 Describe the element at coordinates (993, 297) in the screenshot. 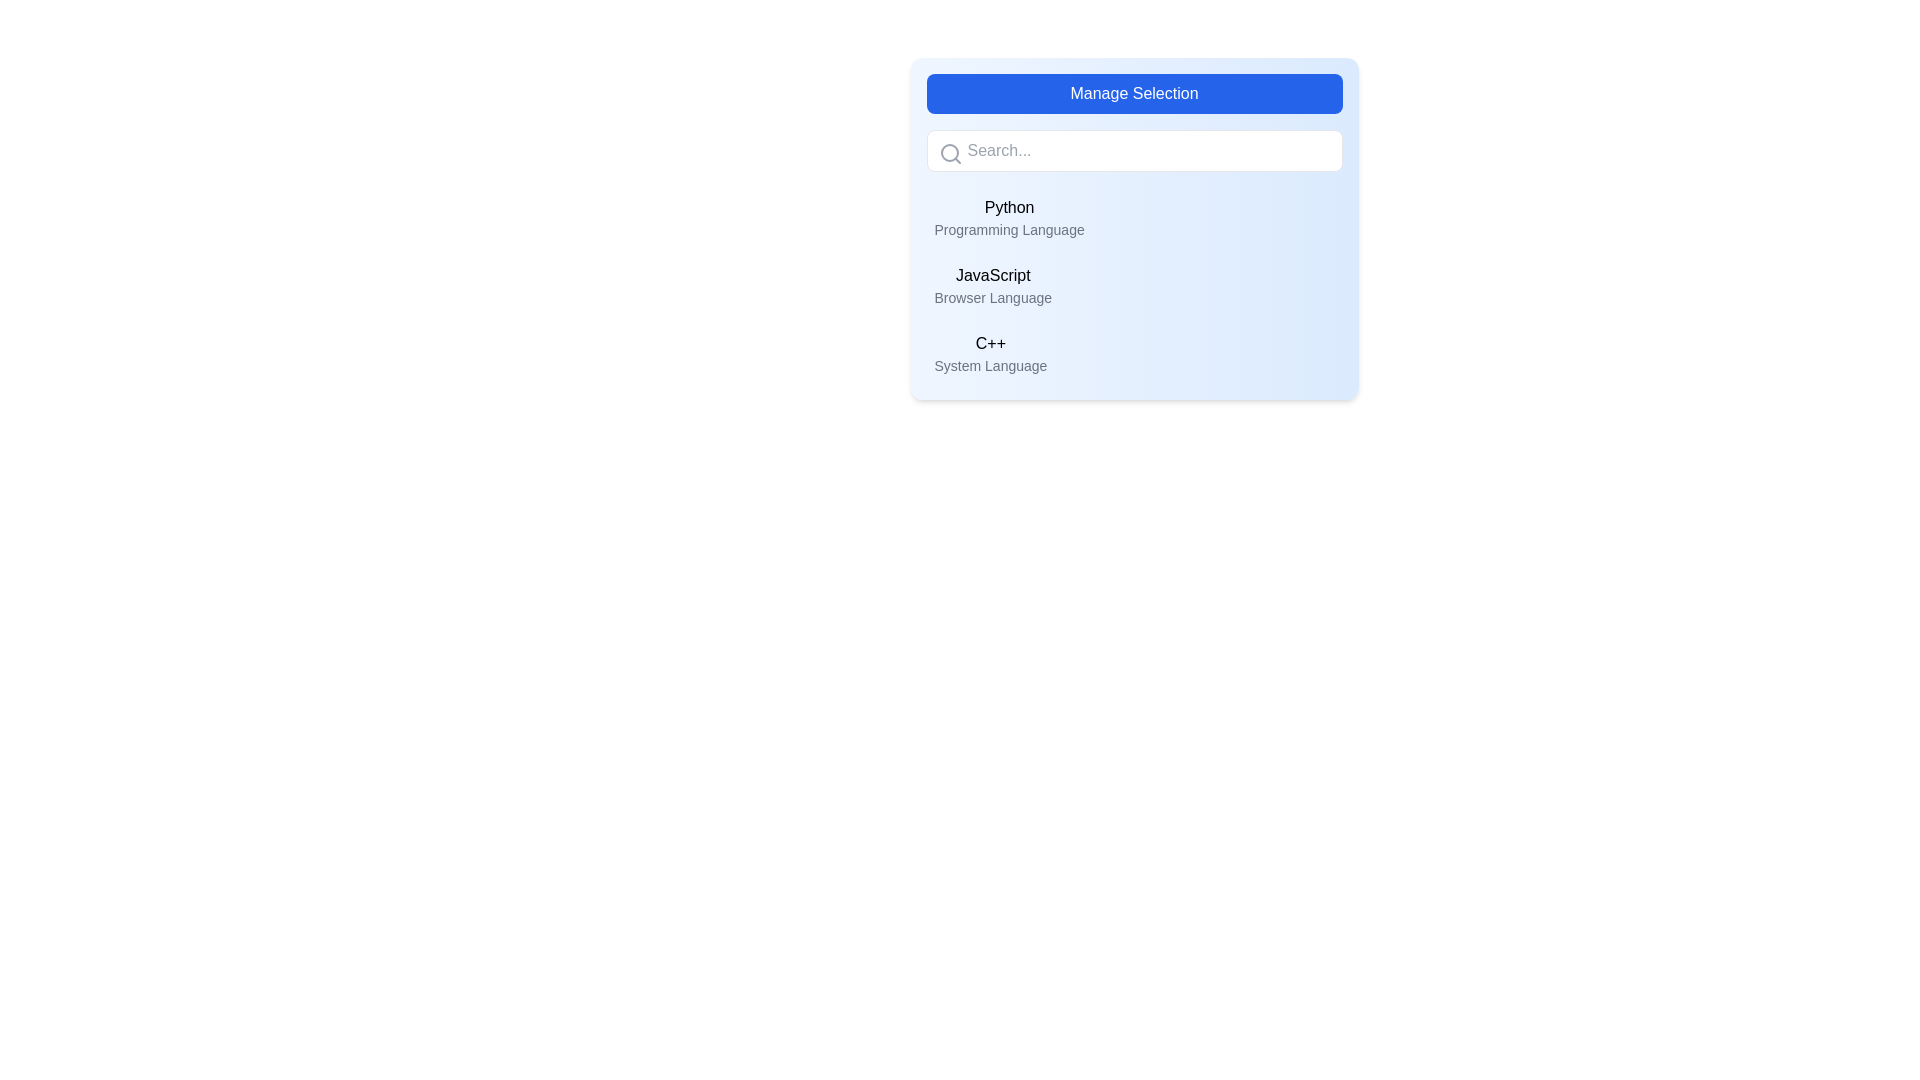

I see `the text label element reading 'Browser Language' which is styled in light gray and positioned directly below the bold 'JavaScript' text` at that location.